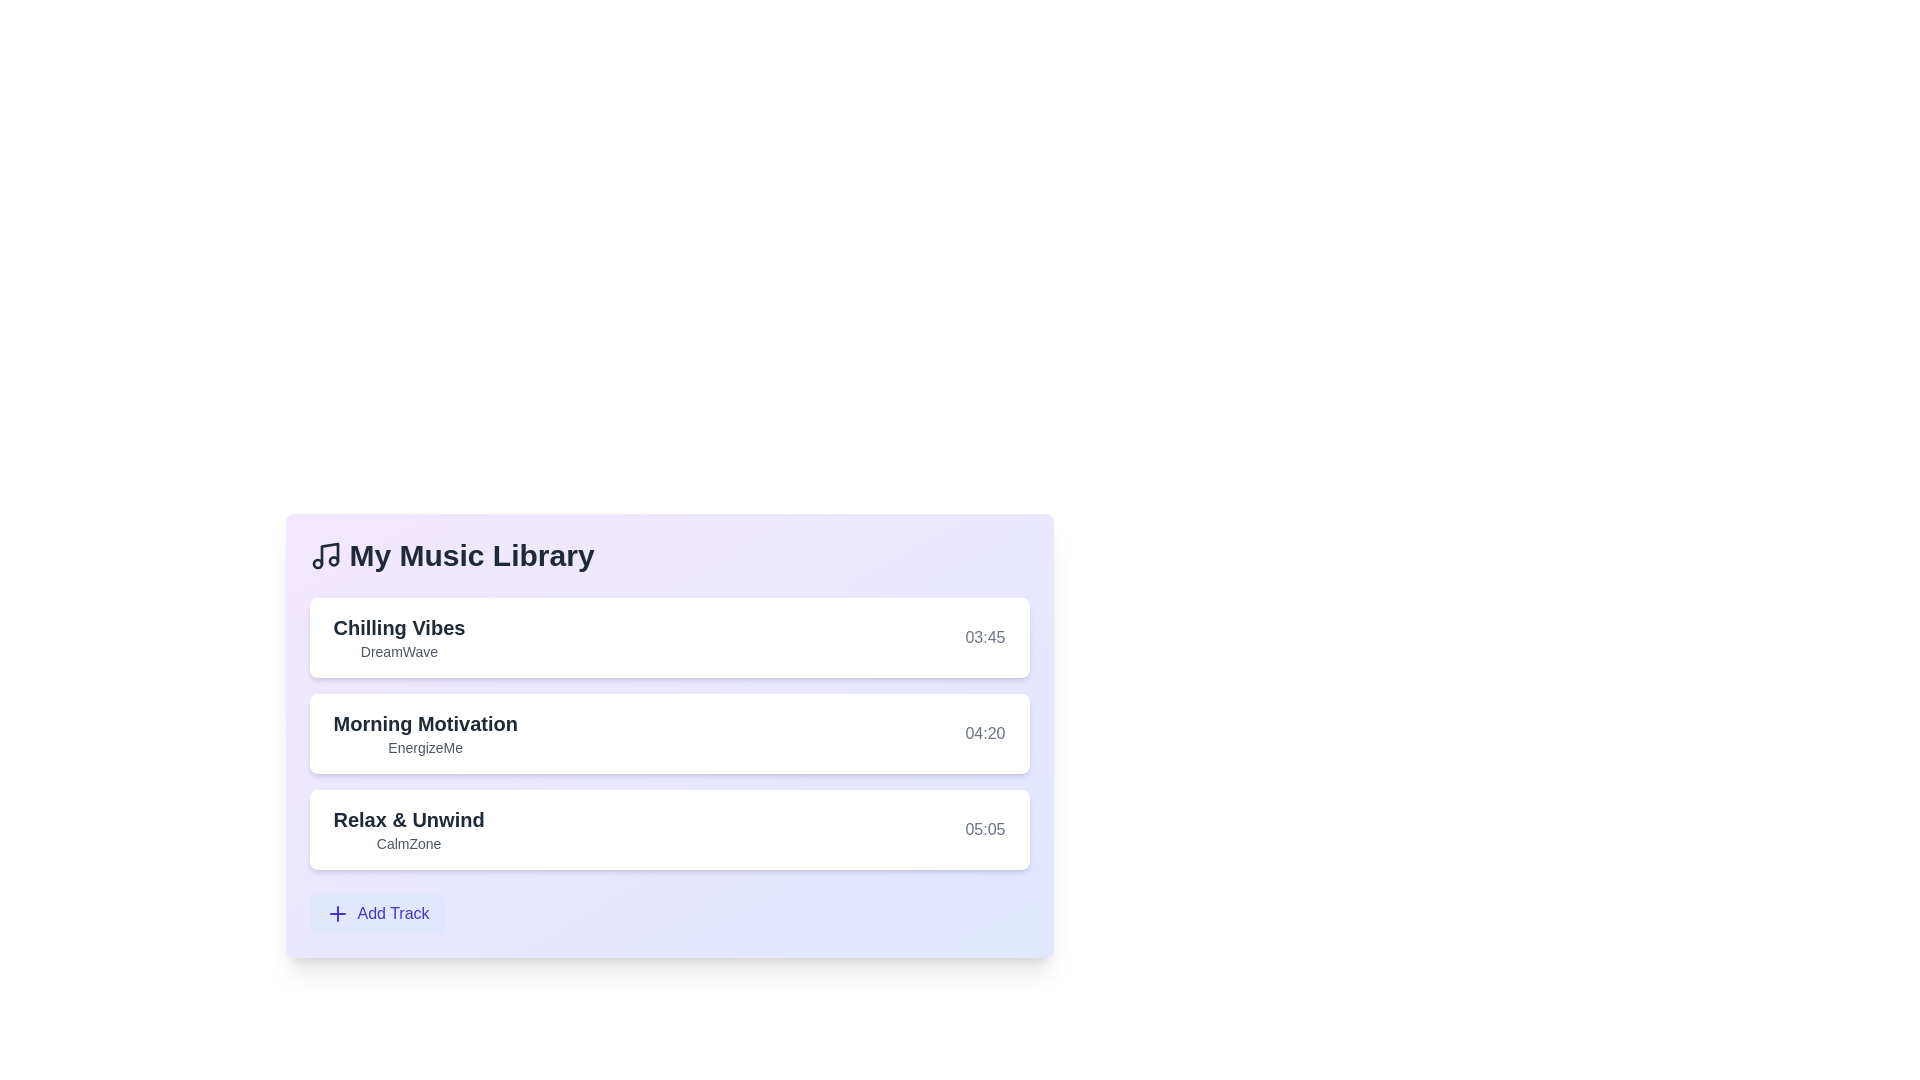 This screenshot has height=1080, width=1920. What do you see at coordinates (669, 637) in the screenshot?
I see `the track titled 'Chilling Vibes' to observe the scaling effect` at bounding box center [669, 637].